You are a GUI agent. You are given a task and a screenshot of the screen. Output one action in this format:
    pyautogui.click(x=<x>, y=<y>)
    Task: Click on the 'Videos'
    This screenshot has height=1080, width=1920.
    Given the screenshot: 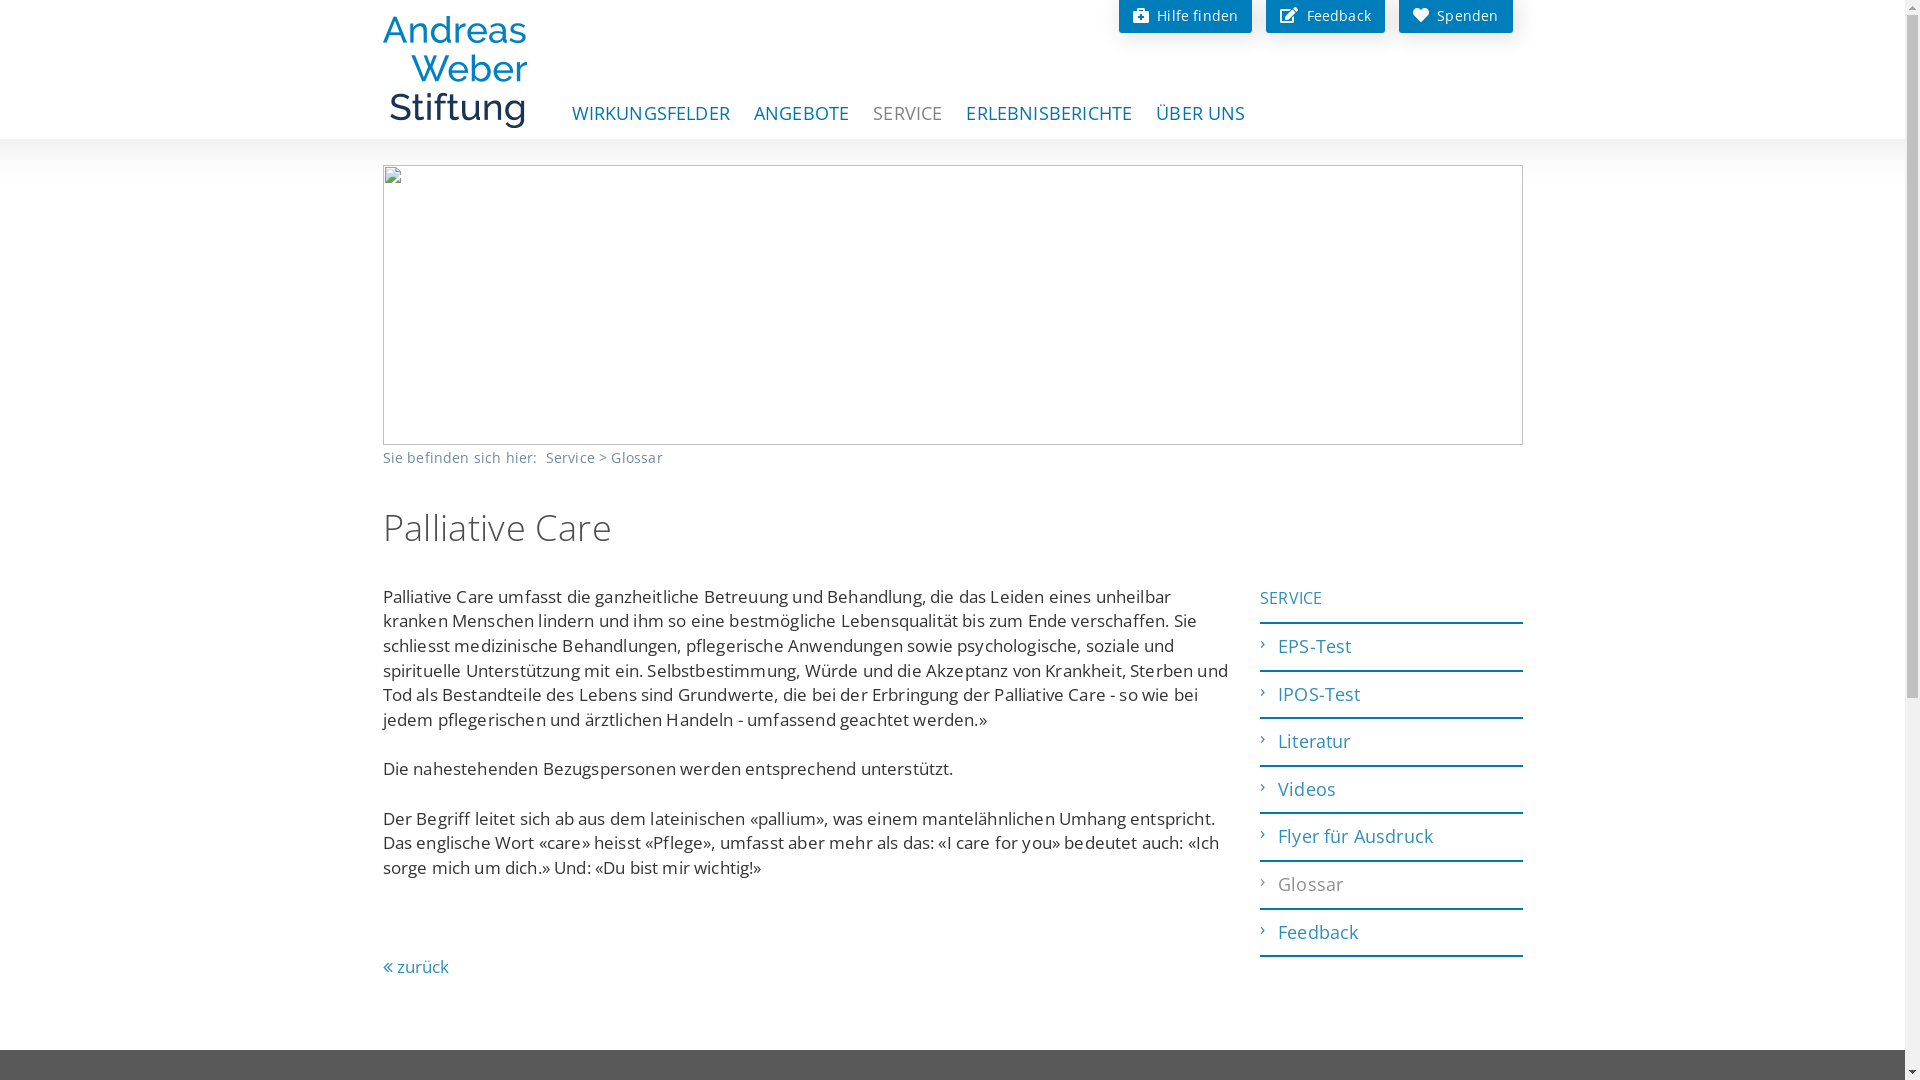 What is the action you would take?
    pyautogui.click(x=1390, y=789)
    